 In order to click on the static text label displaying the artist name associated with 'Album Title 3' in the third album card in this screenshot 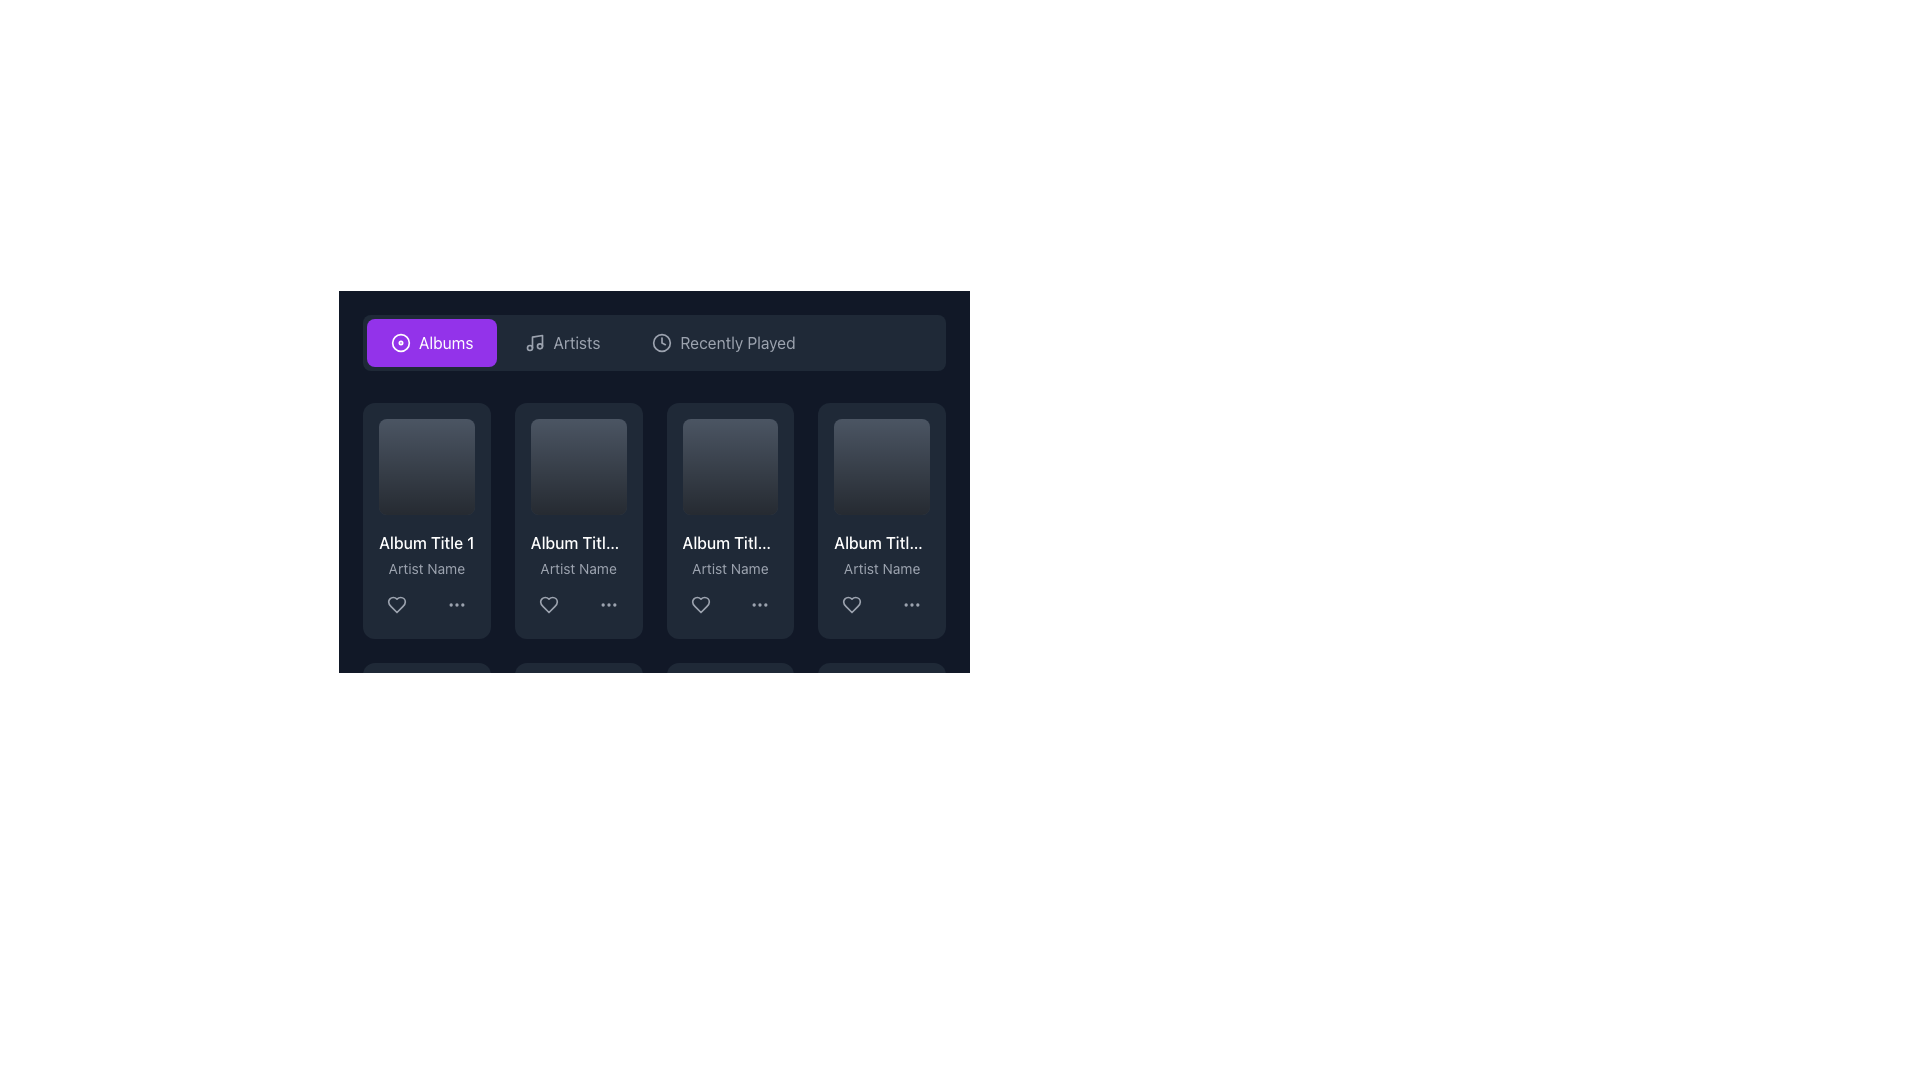, I will do `click(729, 568)`.